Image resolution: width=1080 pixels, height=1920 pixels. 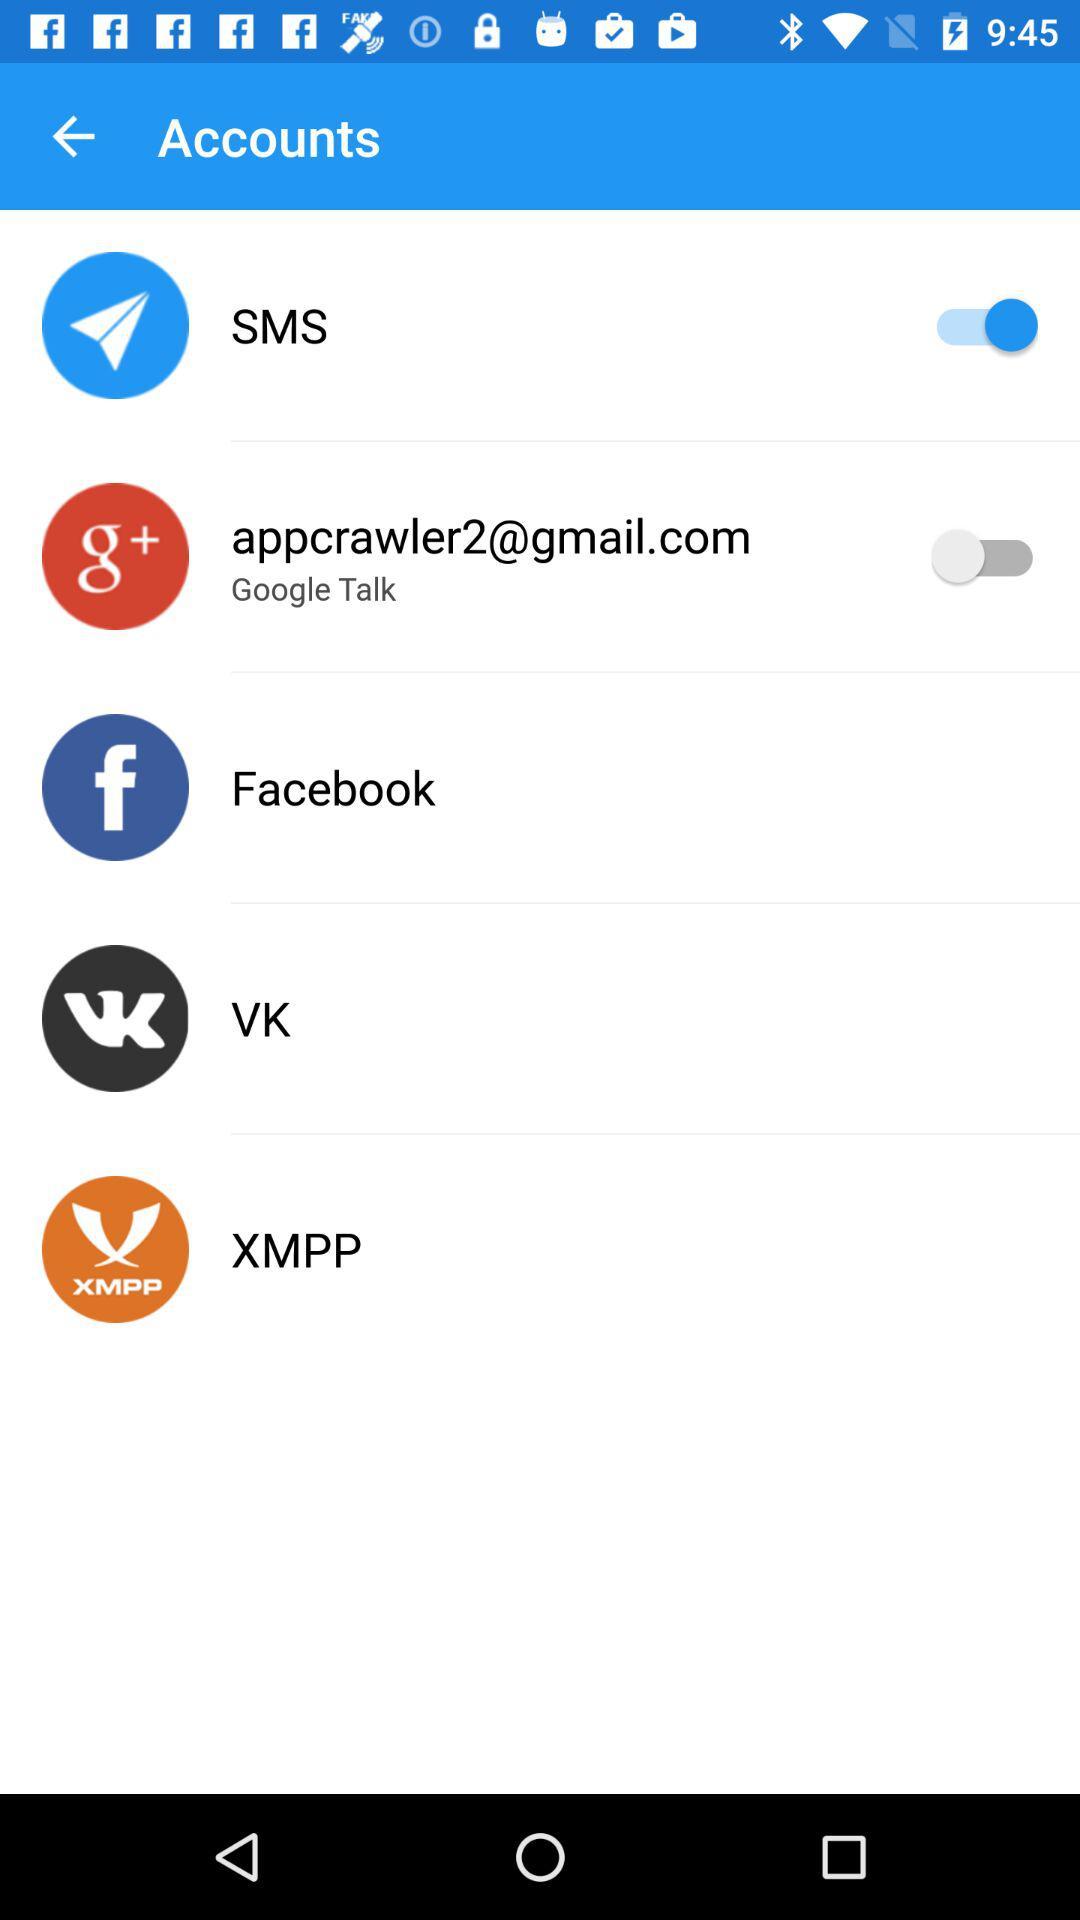 What do you see at coordinates (115, 1248) in the screenshot?
I see `manage xmpp account` at bounding box center [115, 1248].